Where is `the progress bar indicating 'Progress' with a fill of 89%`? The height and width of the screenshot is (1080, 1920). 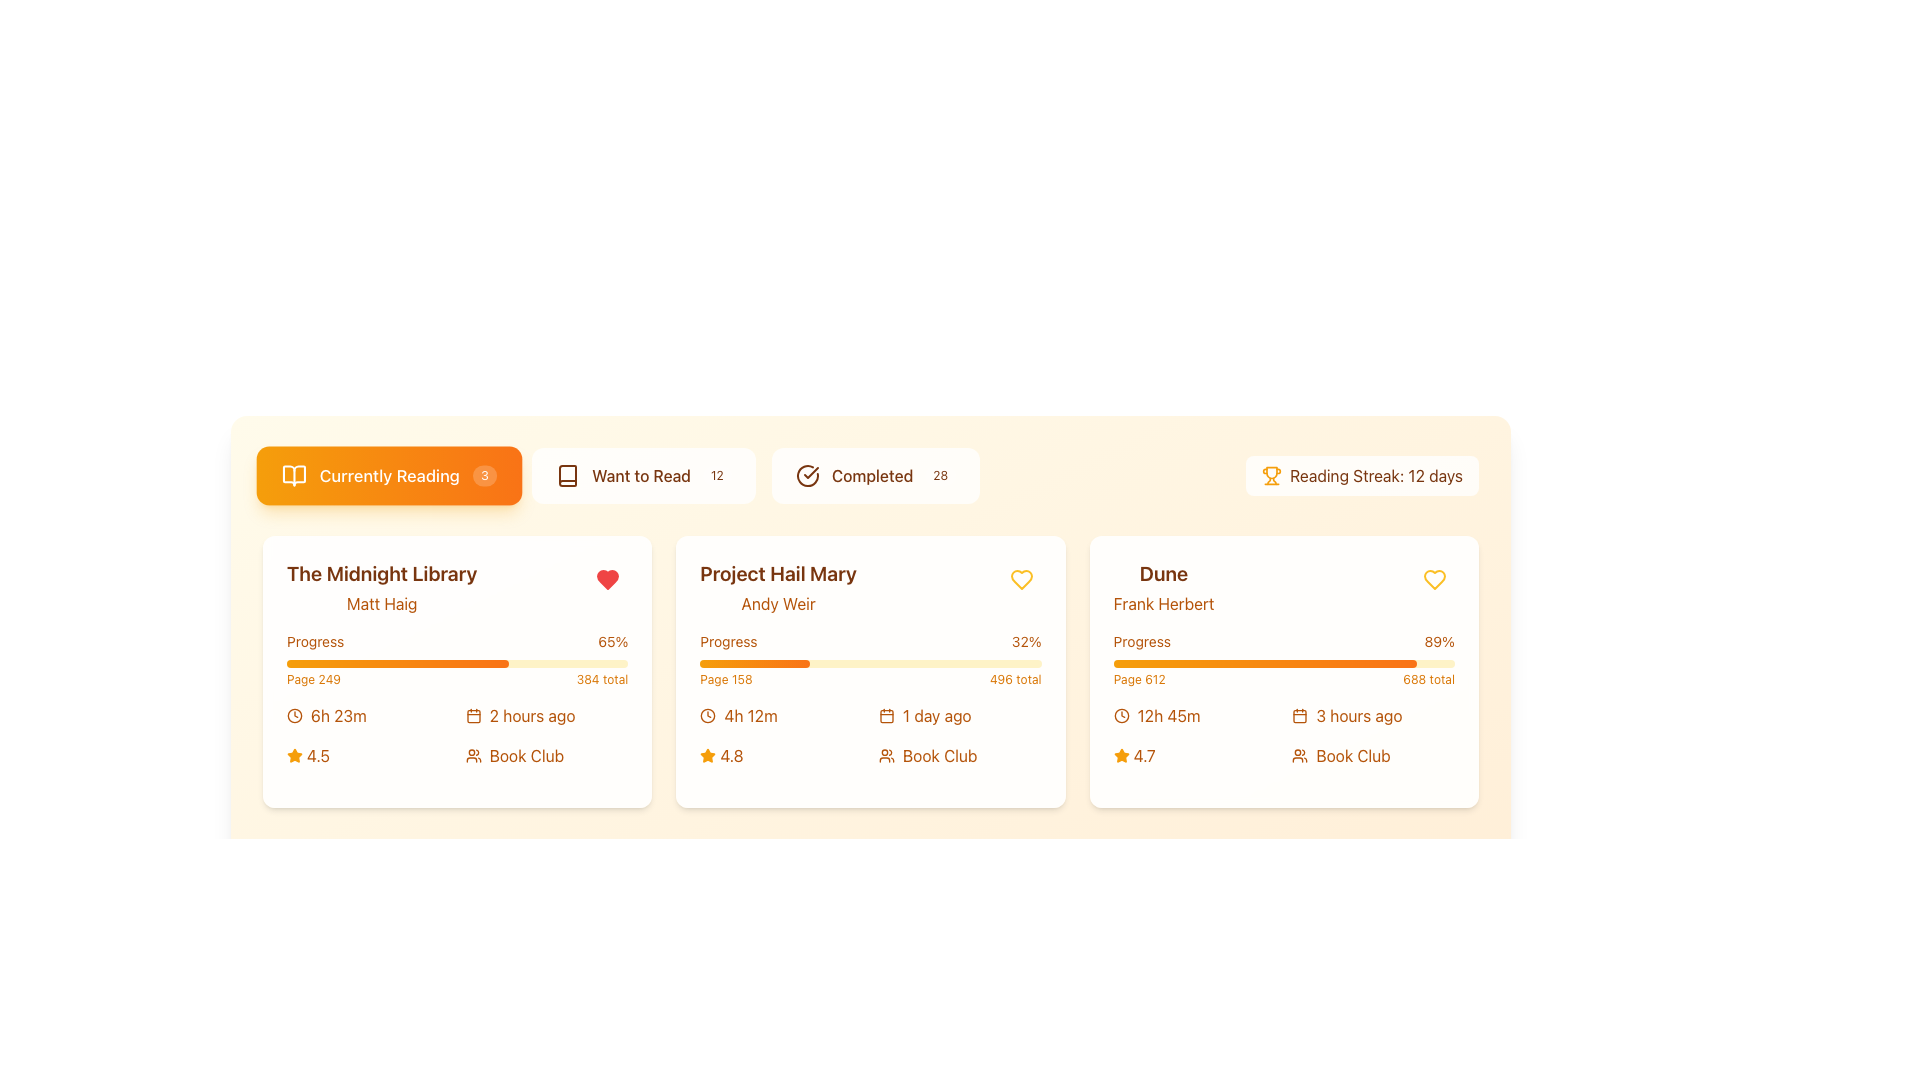 the progress bar indicating 'Progress' with a fill of 89% is located at coordinates (1283, 659).